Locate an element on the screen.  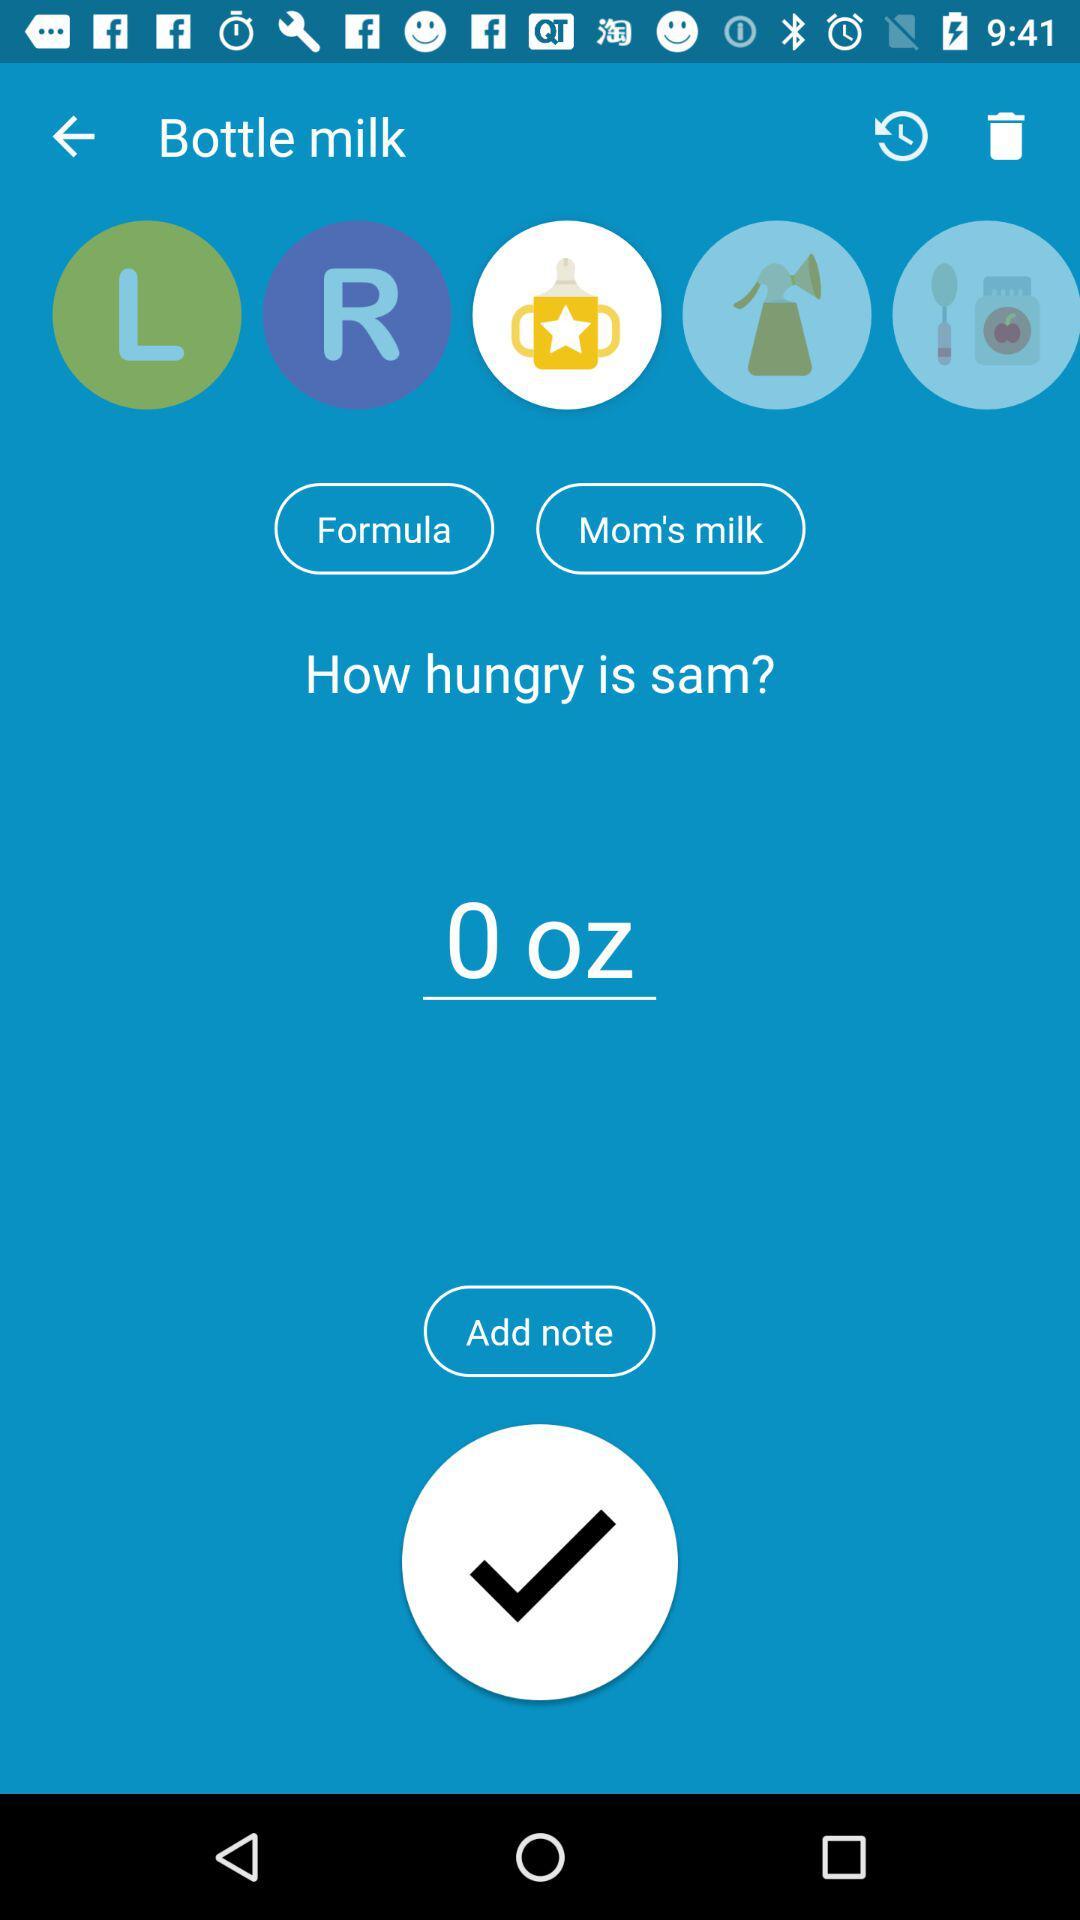
the icon to the left of the bottle milk icon is located at coordinates (72, 135).